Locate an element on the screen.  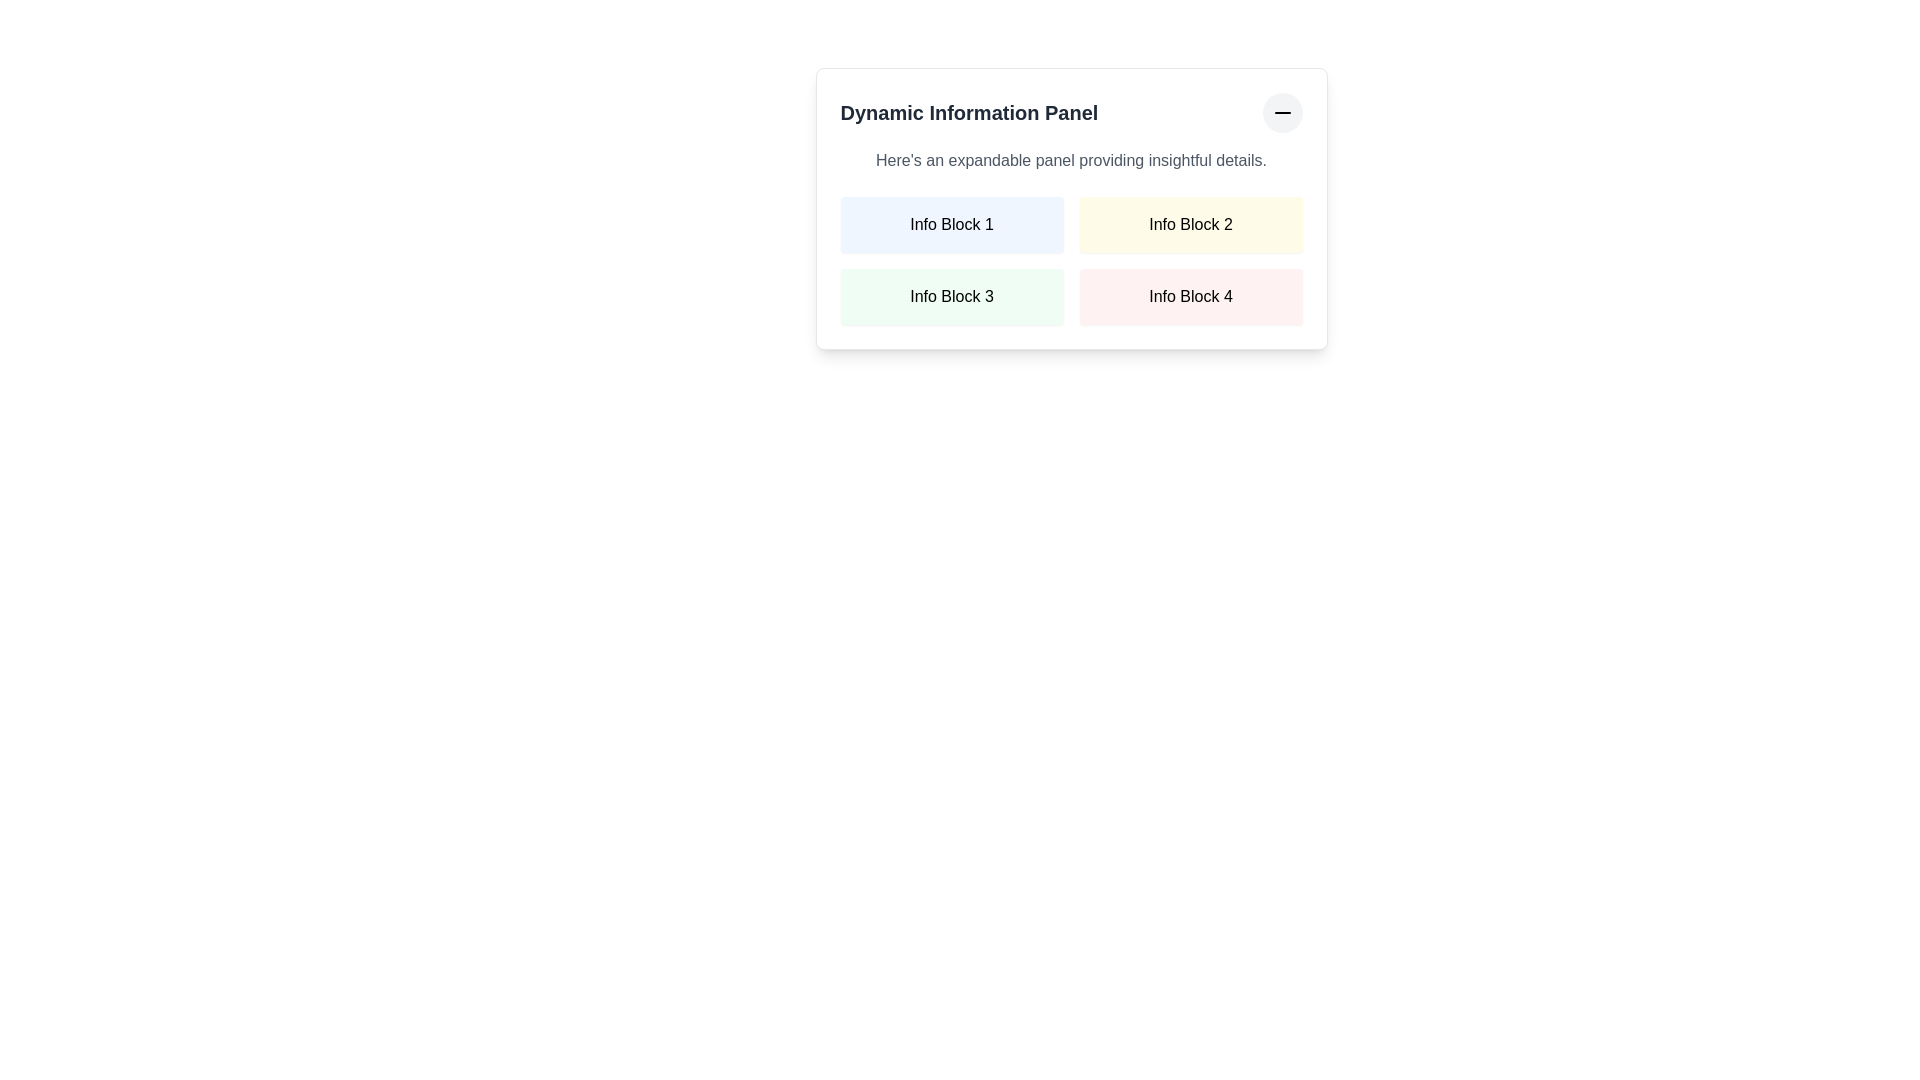
the static informational block labeled 'Info Block 2' which displays informative content and is located in the first row, second column of the grid layout is located at coordinates (1190, 224).